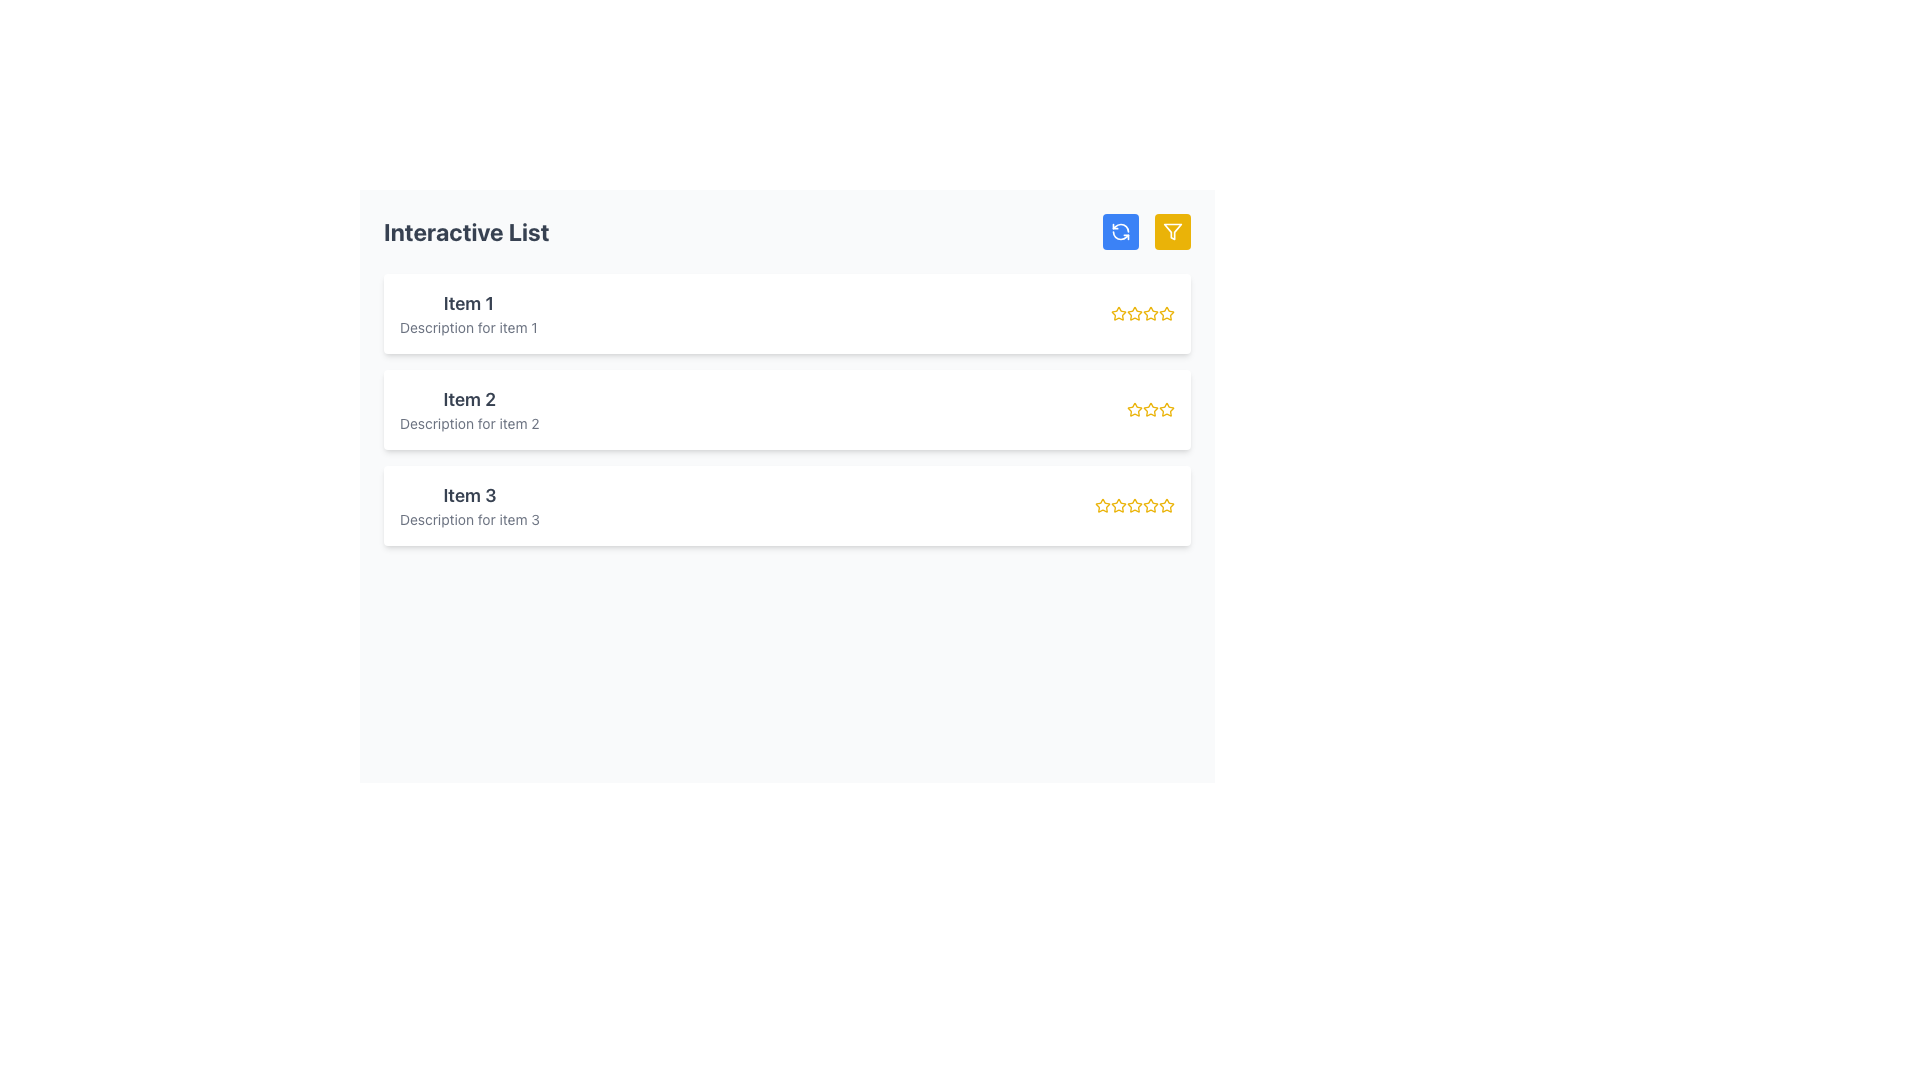 The width and height of the screenshot is (1920, 1080). Describe the element at coordinates (467, 326) in the screenshot. I see `the text block that reads 'Description for item 1', located directly below the header 'Item 1' in the first list group, styled in a smaller gray font` at that location.